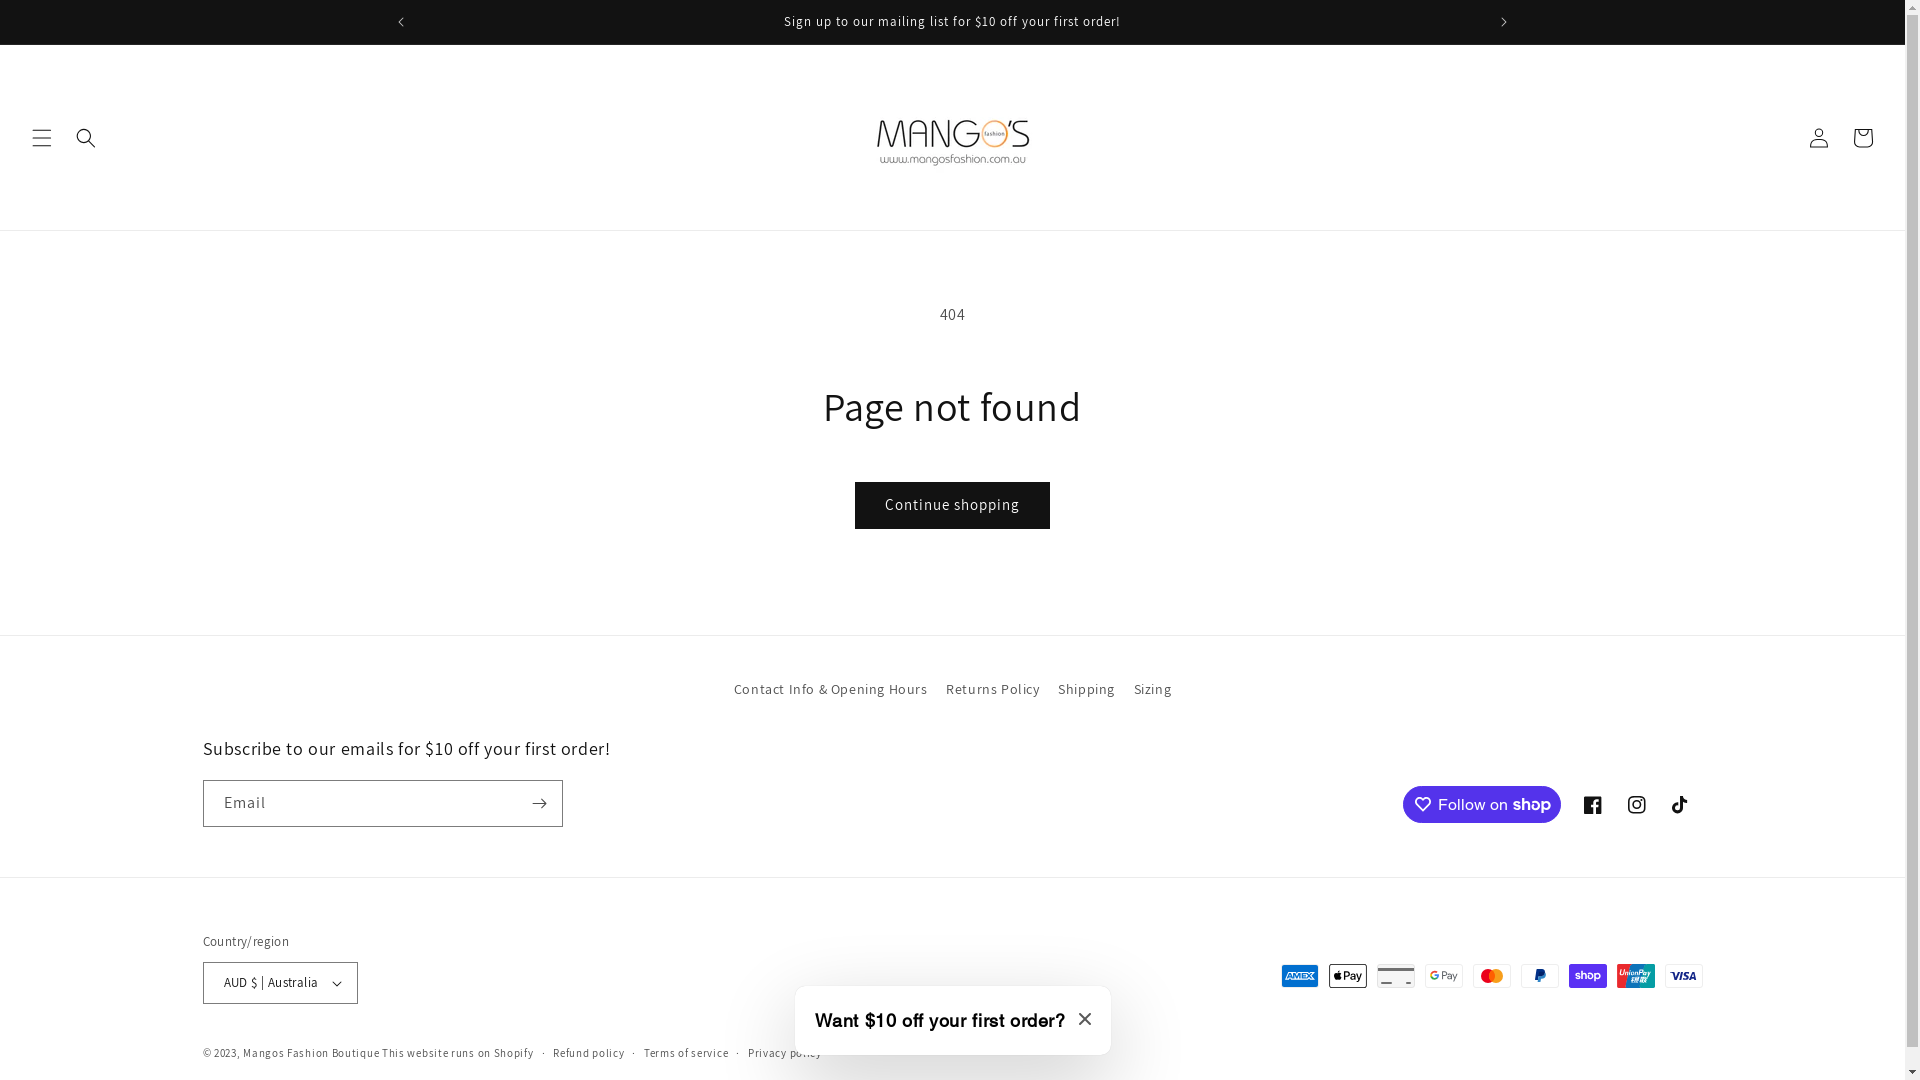 The height and width of the screenshot is (1080, 1920). I want to click on 'Terms of service', so click(686, 1052).